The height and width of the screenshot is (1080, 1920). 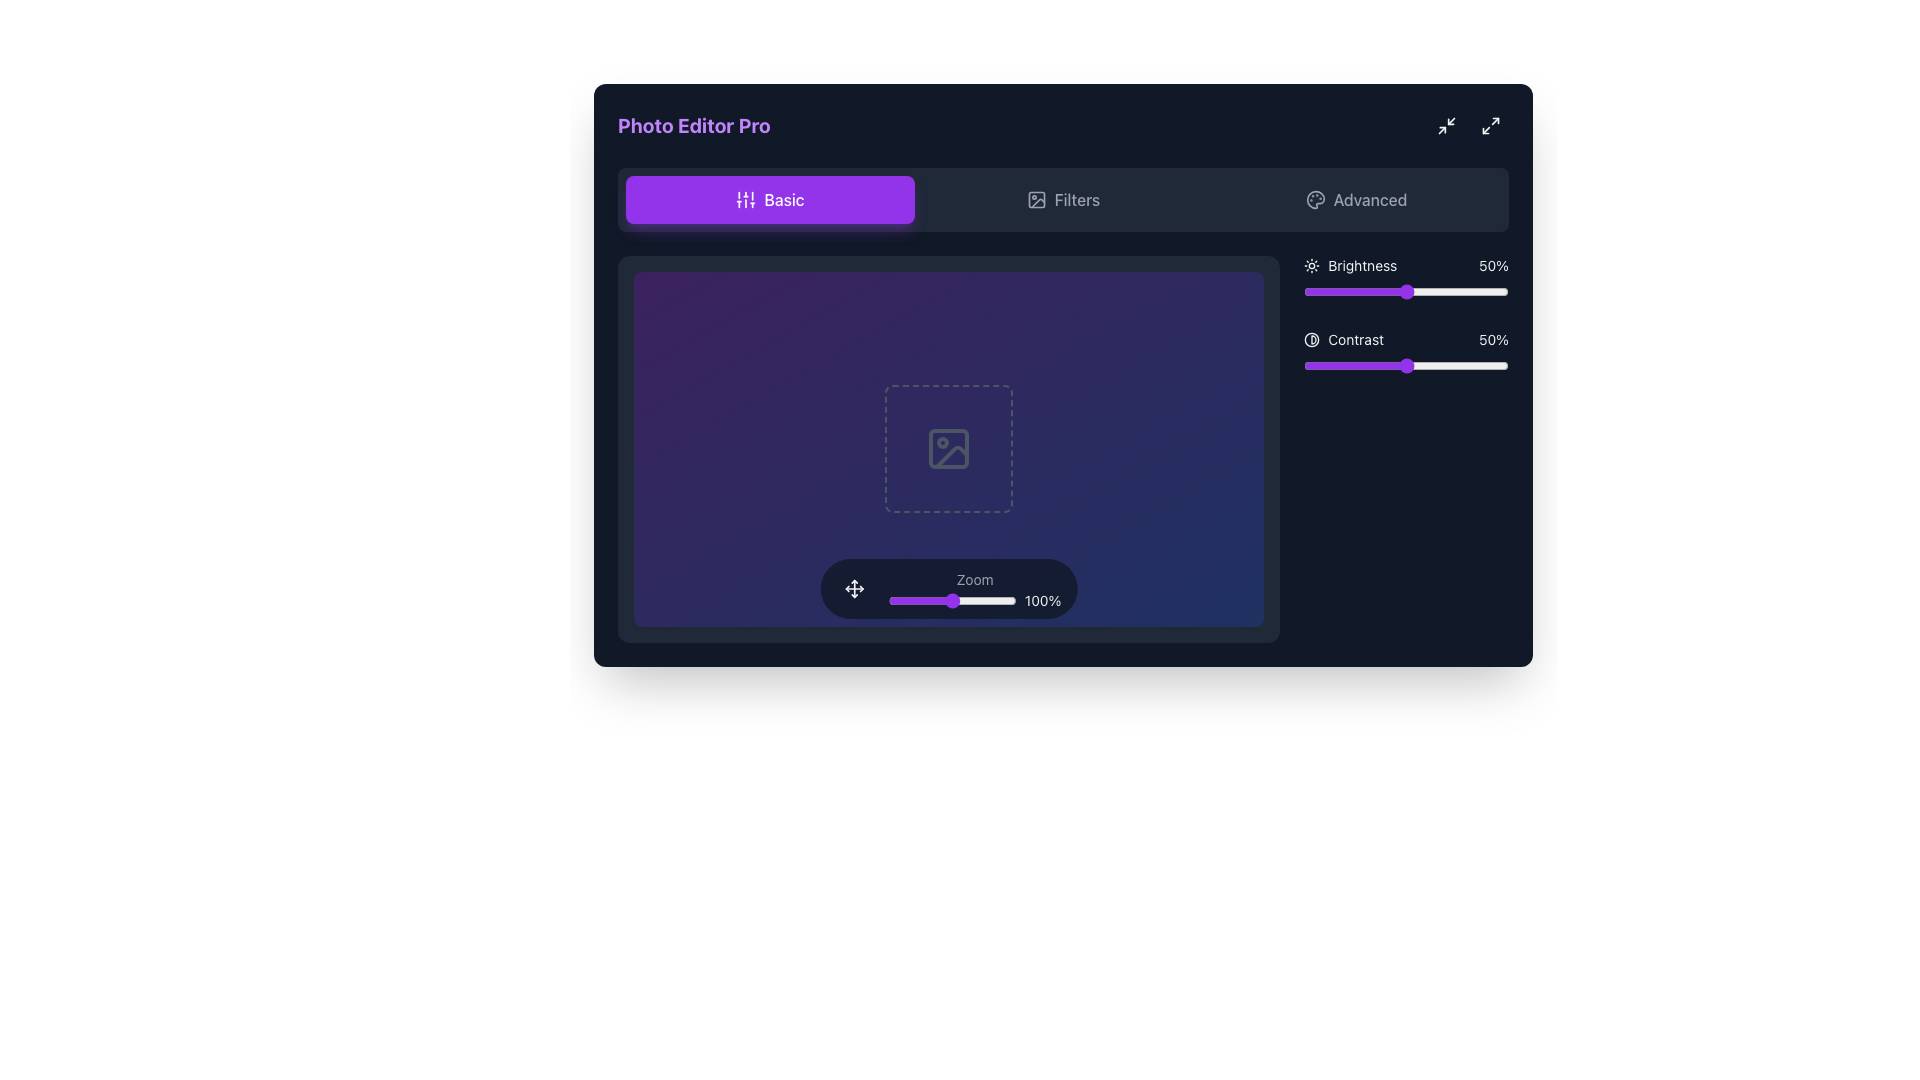 What do you see at coordinates (887, 599) in the screenshot?
I see `the zoom level` at bounding box center [887, 599].